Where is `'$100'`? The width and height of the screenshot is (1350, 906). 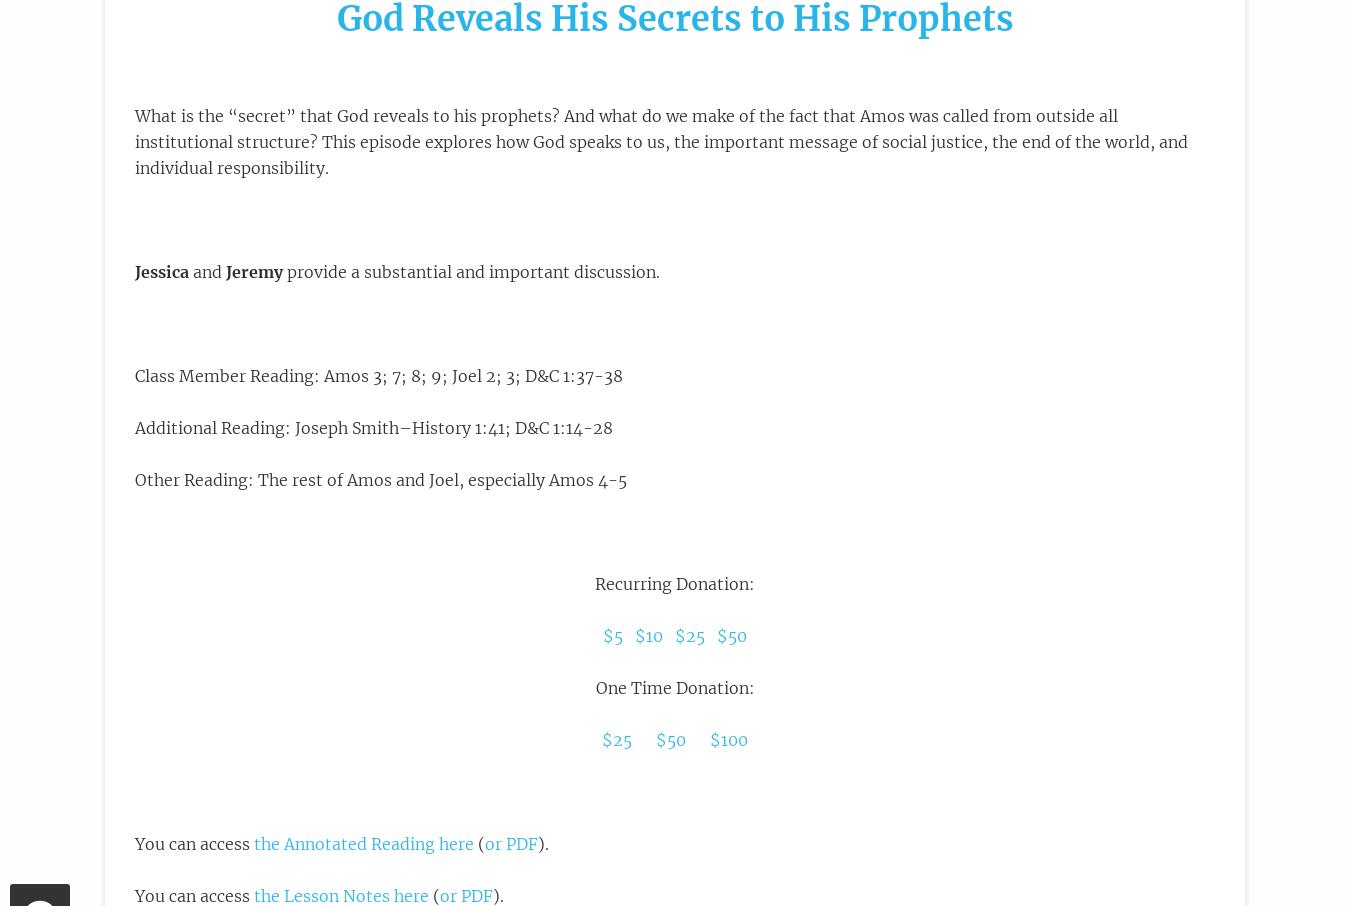 '$100' is located at coordinates (728, 739).